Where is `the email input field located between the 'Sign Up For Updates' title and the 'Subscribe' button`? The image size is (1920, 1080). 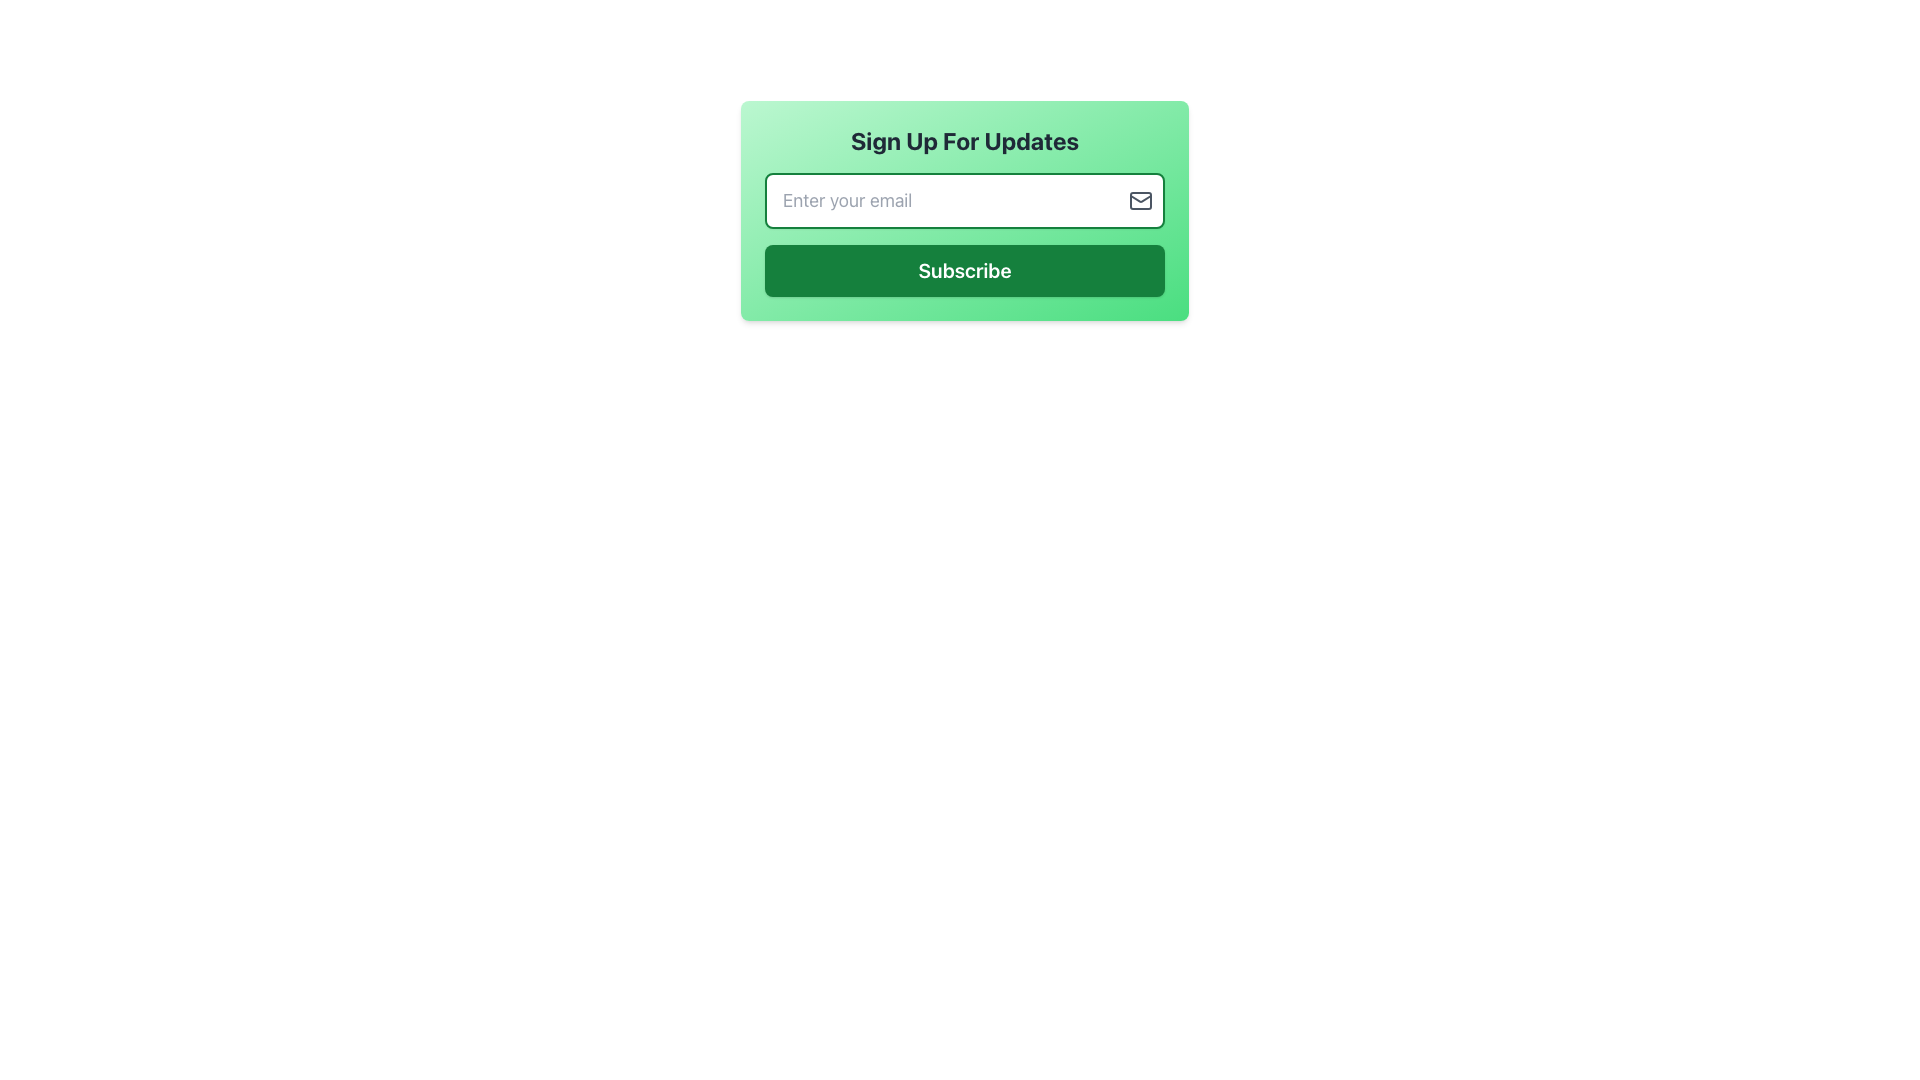
the email input field located between the 'Sign Up For Updates' title and the 'Subscribe' button is located at coordinates (964, 200).